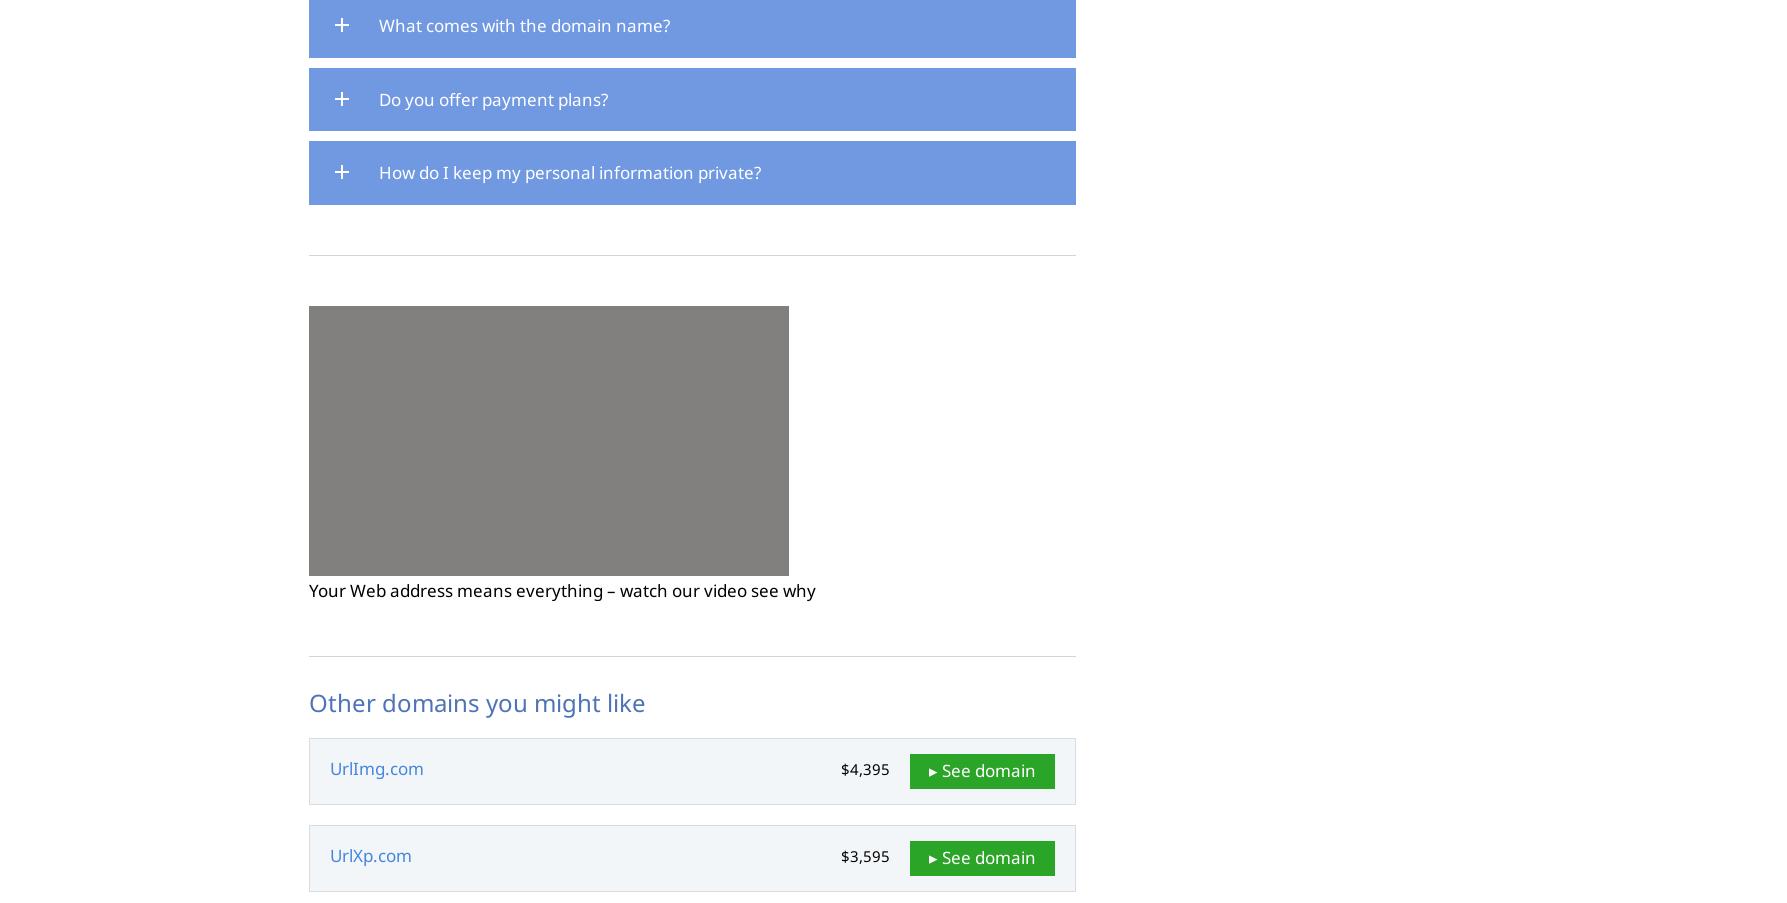 This screenshot has width=1787, height=903. What do you see at coordinates (567, 171) in the screenshot?
I see `'How do I keep my personal information private?'` at bounding box center [567, 171].